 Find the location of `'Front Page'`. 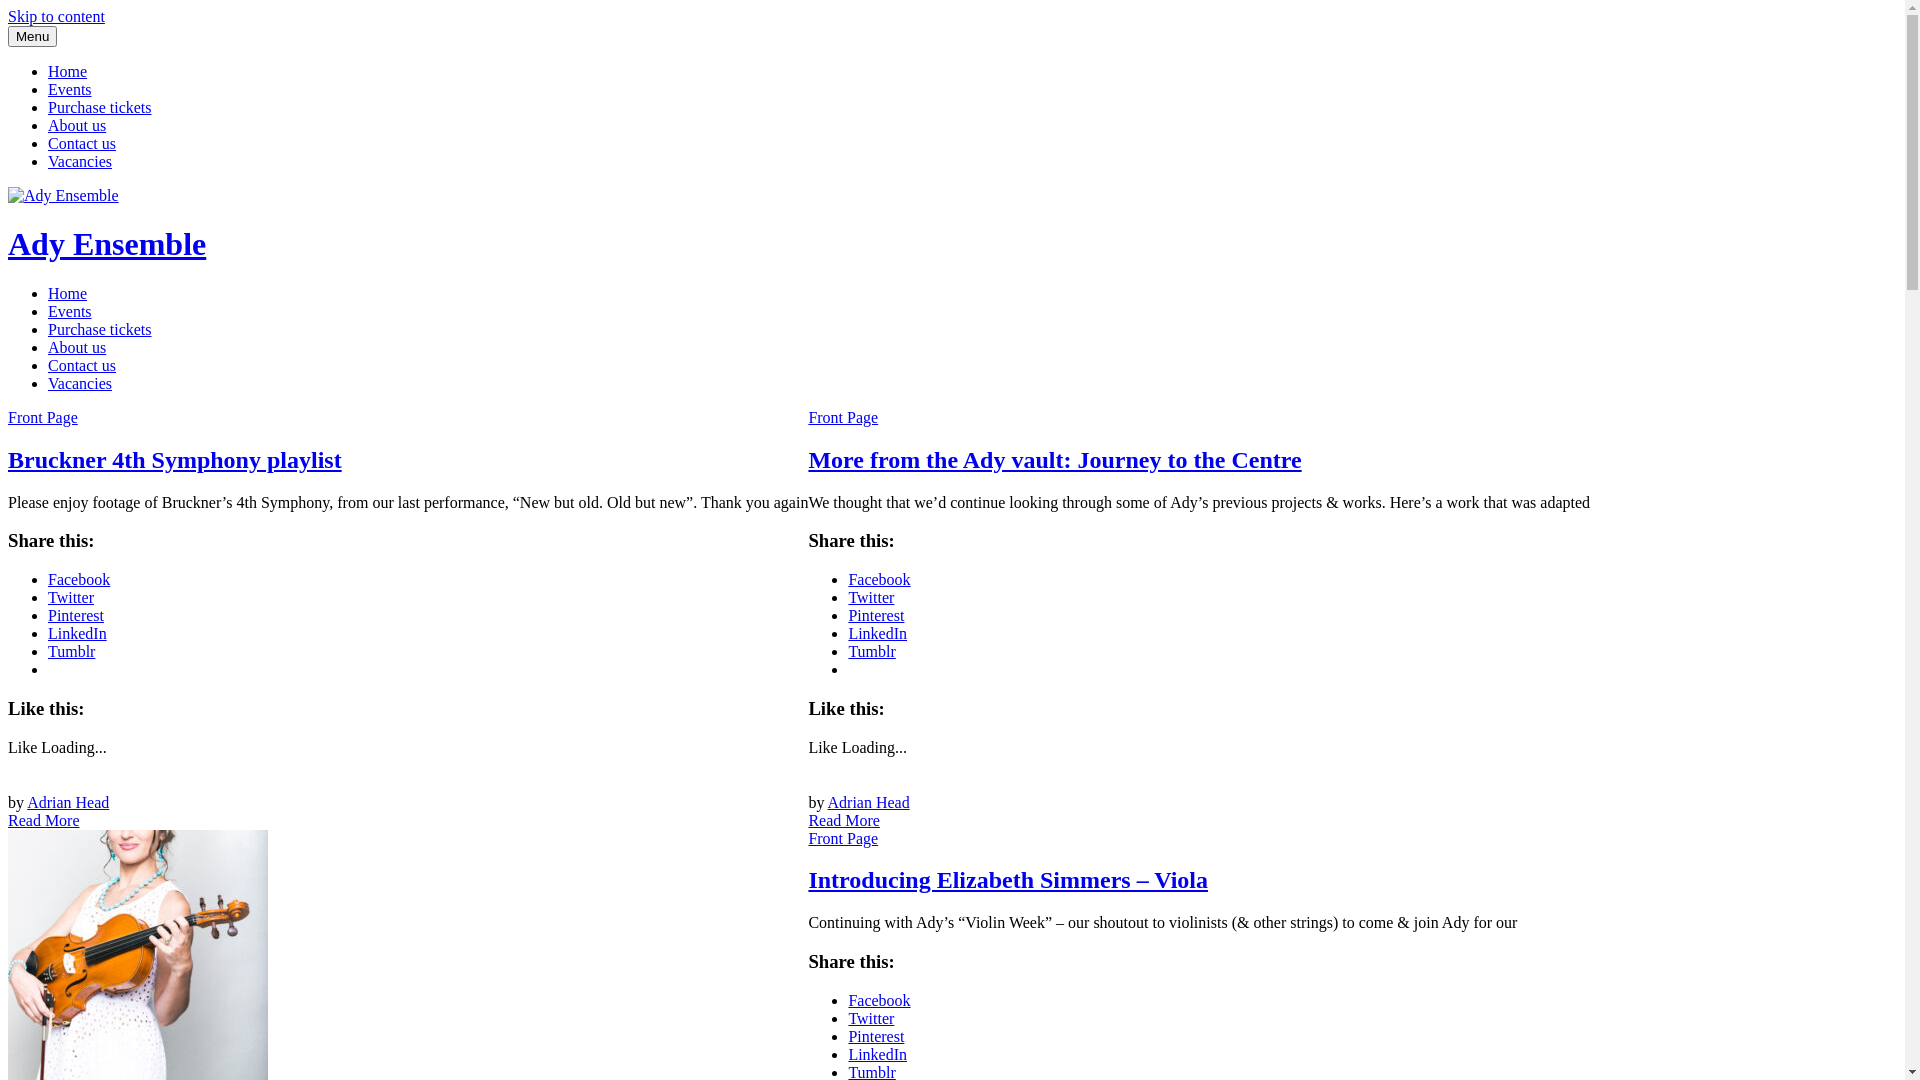

'Front Page' is located at coordinates (43, 416).